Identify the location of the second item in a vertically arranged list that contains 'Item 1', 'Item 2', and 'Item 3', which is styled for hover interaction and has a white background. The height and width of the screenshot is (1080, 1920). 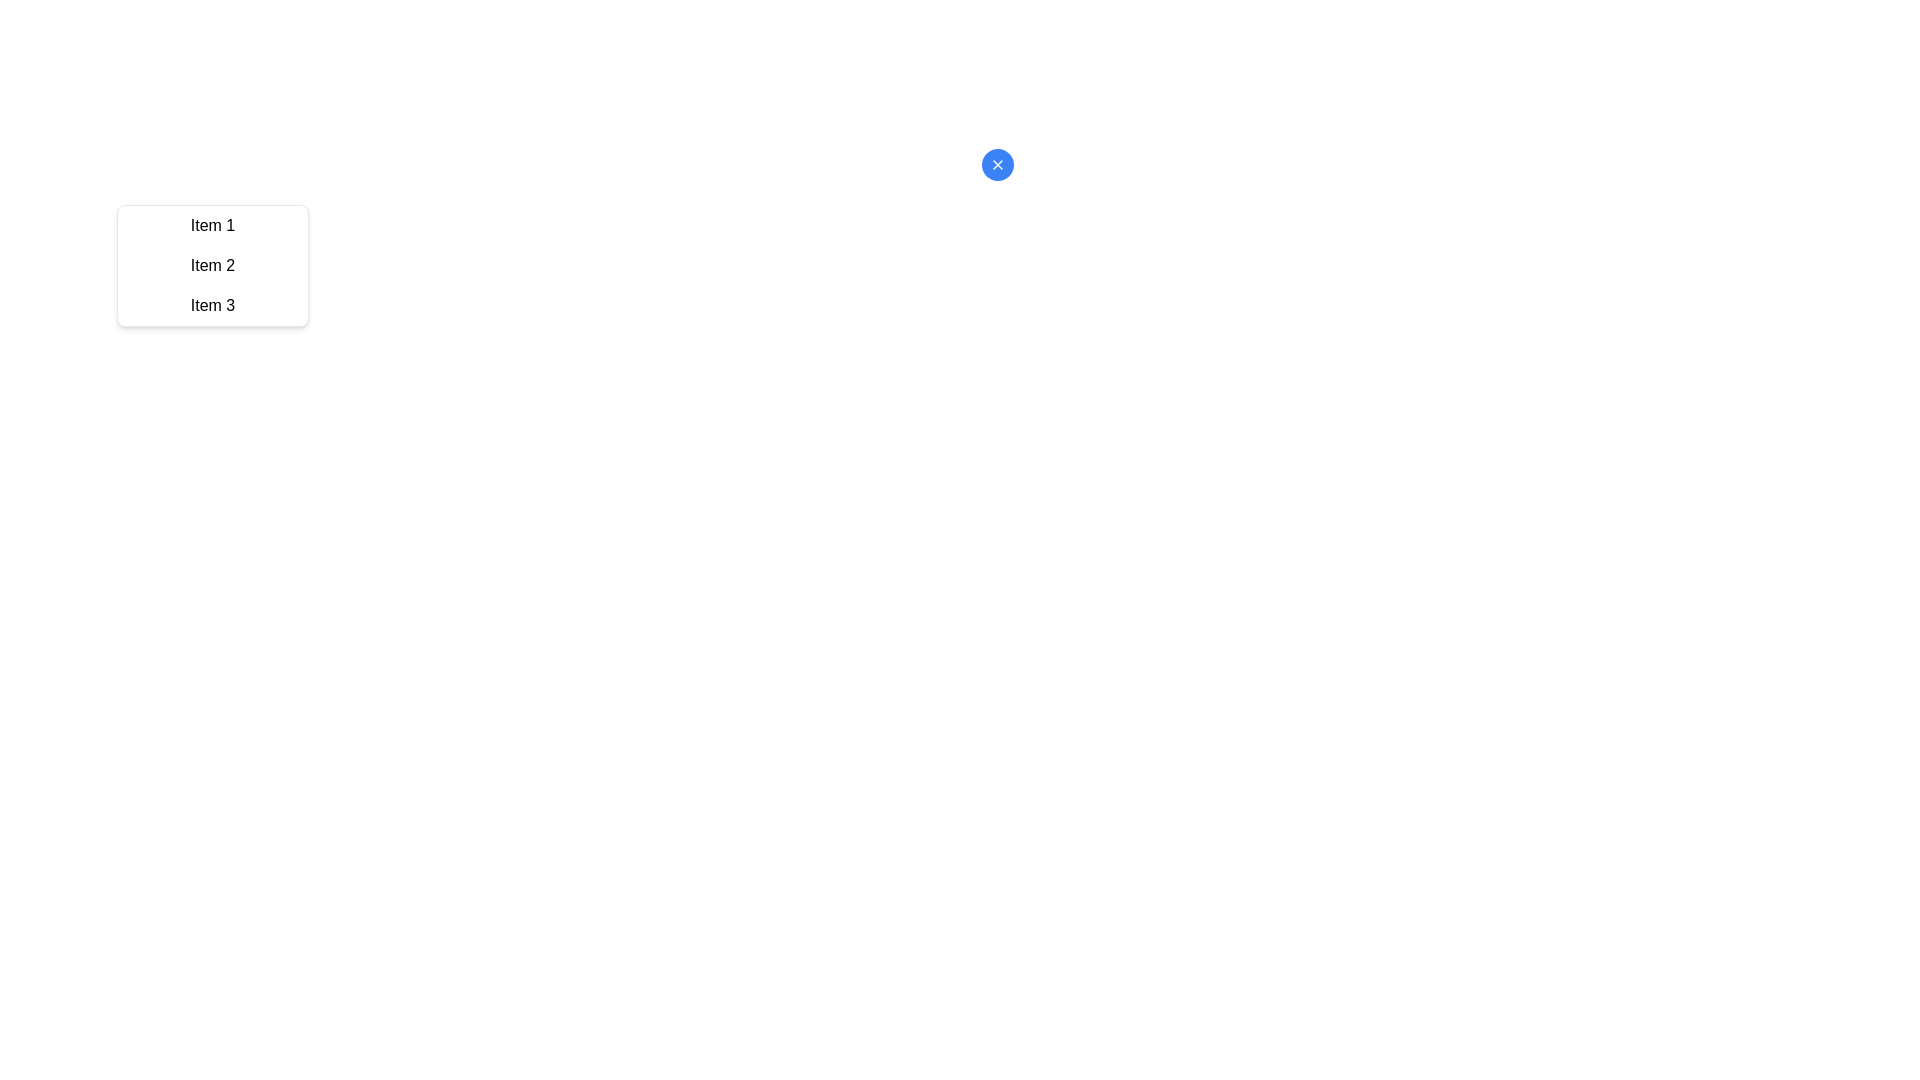
(212, 265).